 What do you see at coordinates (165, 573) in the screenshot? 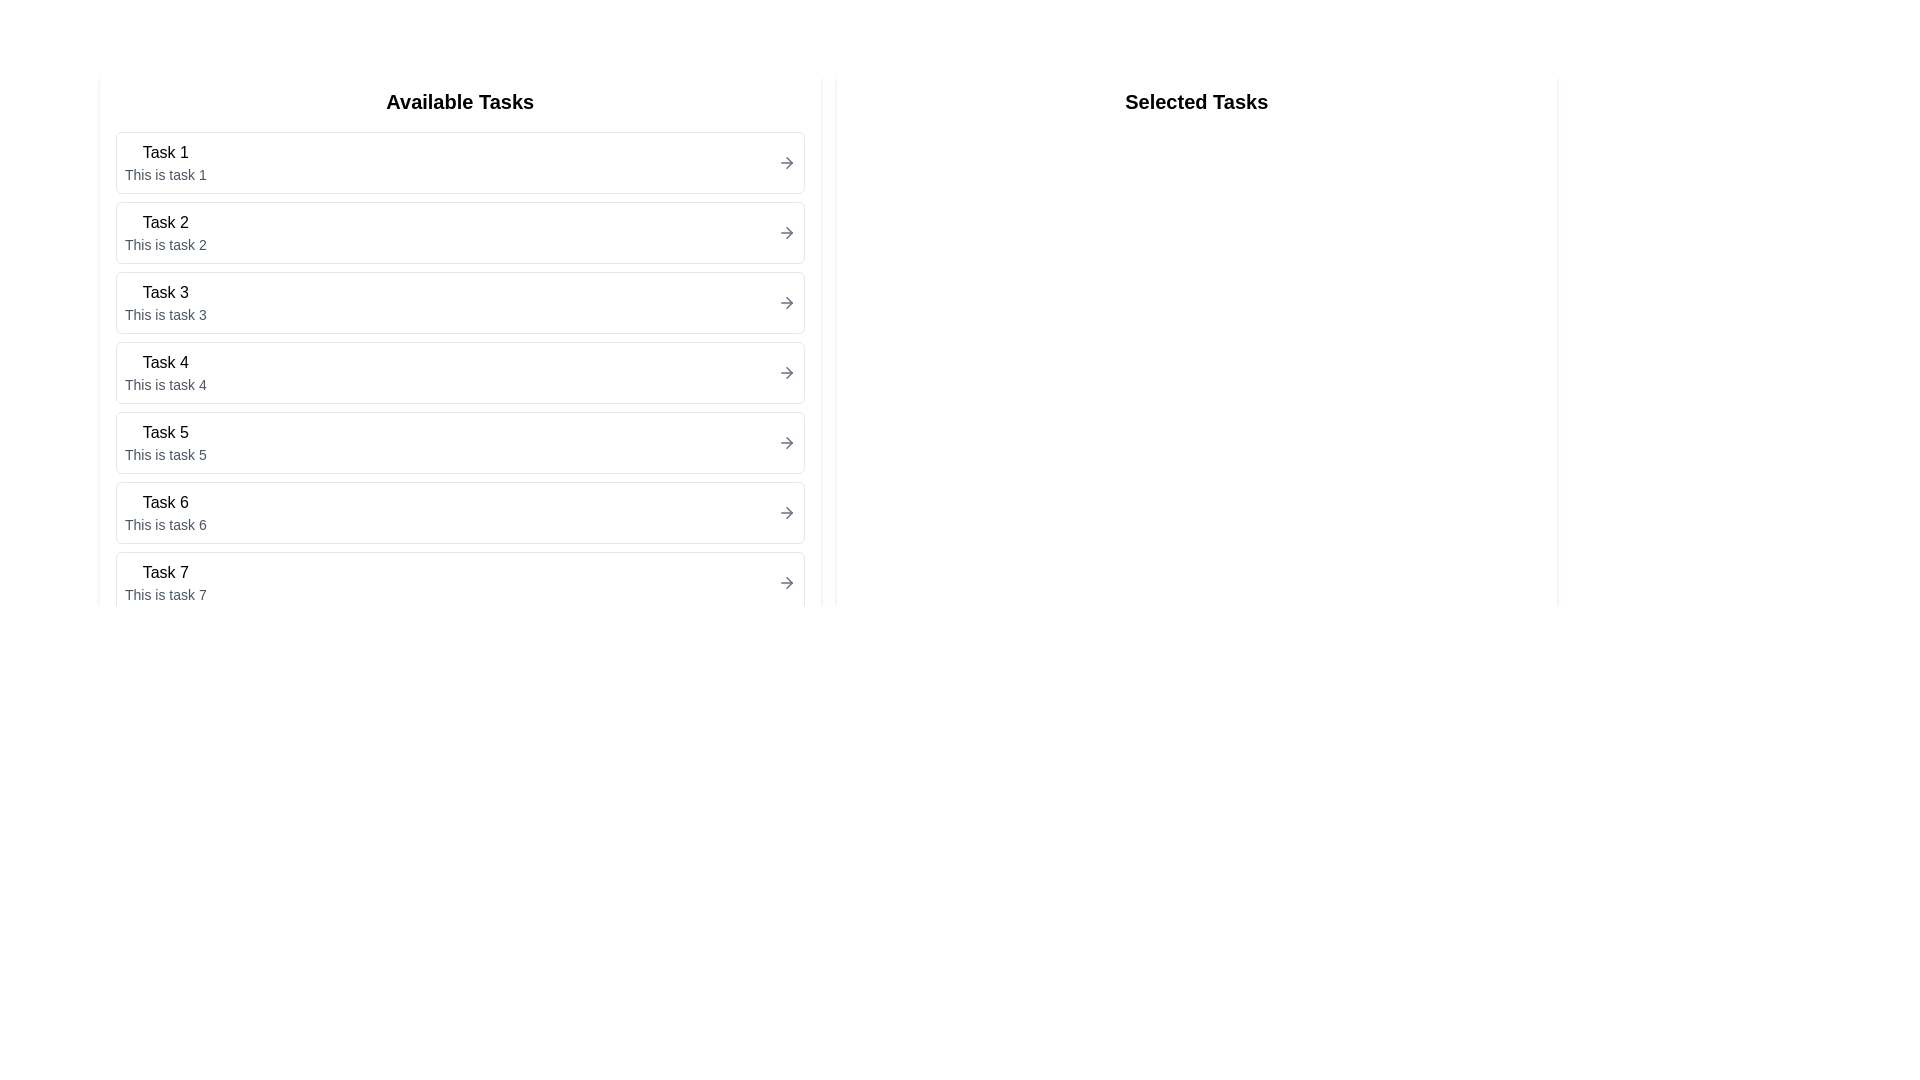
I see `the title text of the seventh task in the list, which is located on the left side of the interface above the description 'This is task 7'` at bounding box center [165, 573].